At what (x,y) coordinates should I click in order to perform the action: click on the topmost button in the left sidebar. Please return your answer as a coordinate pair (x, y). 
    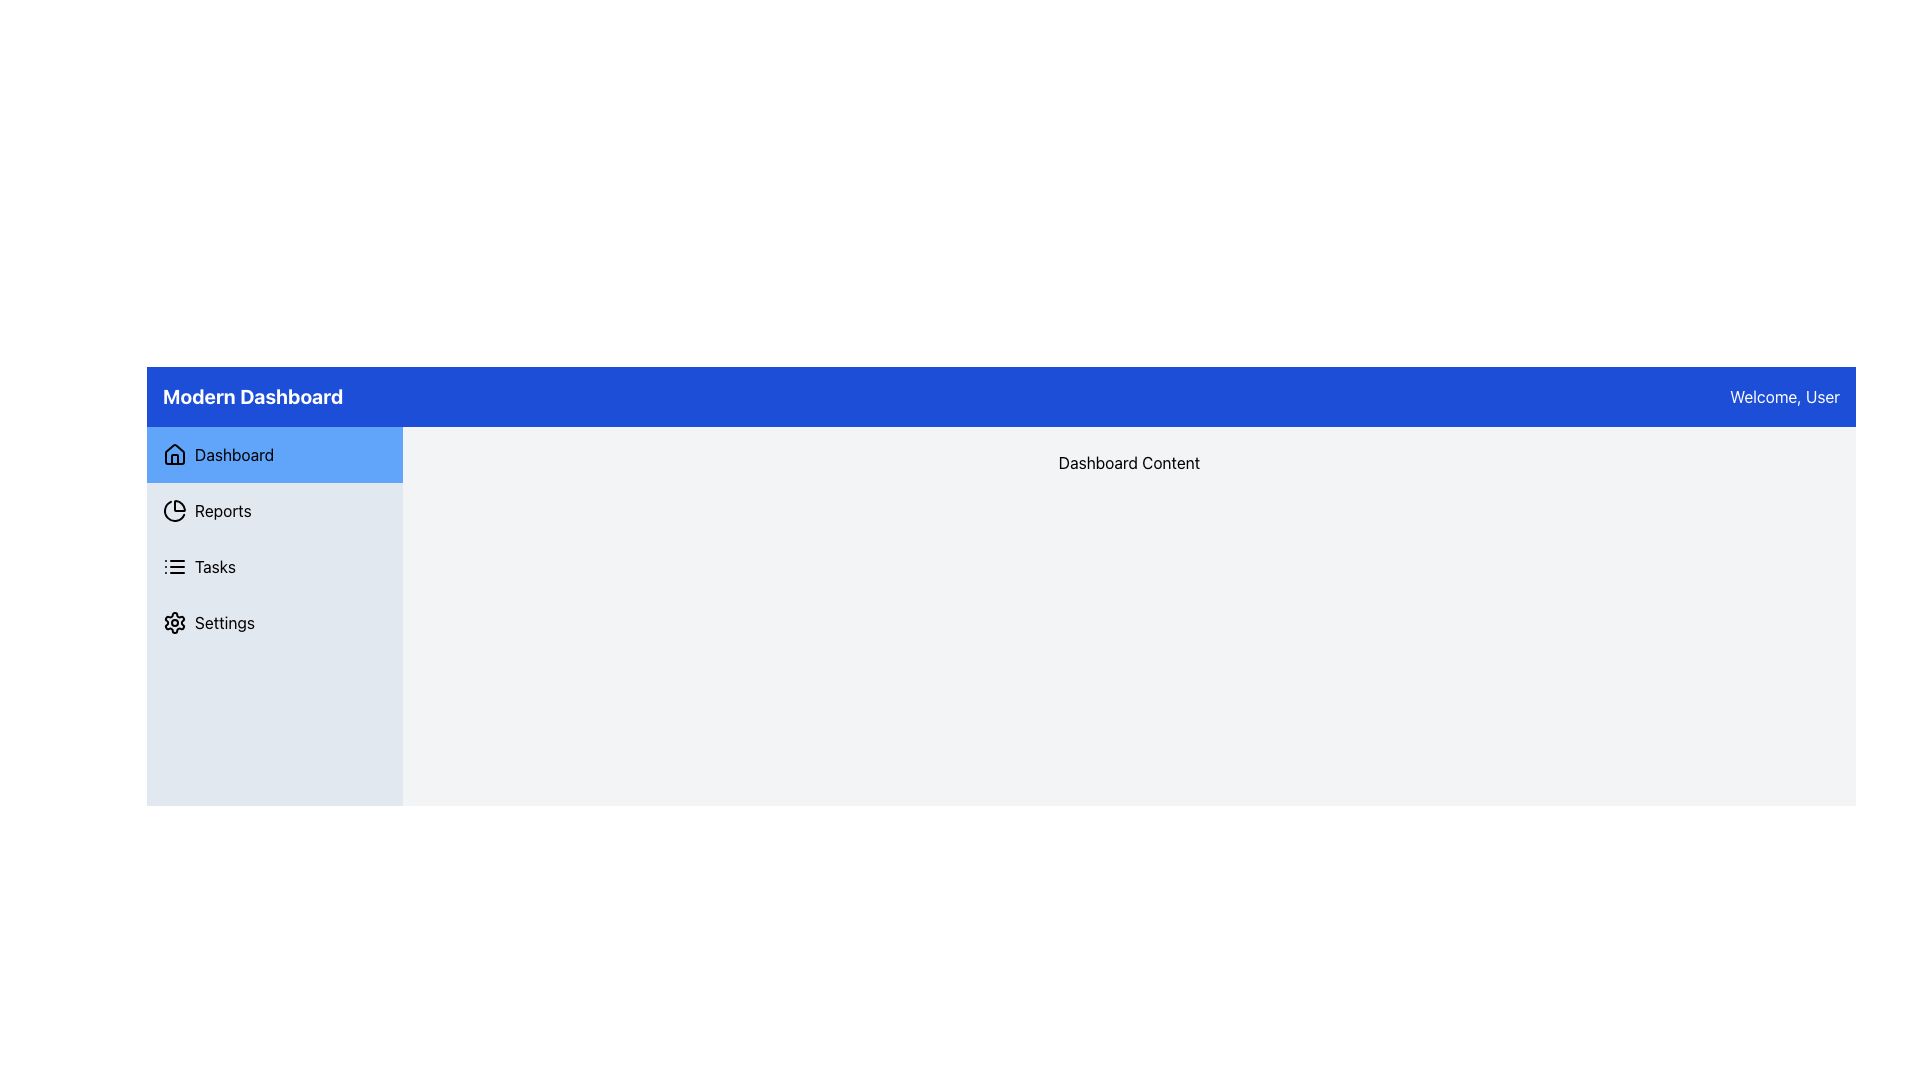
    Looking at the image, I should click on (273, 455).